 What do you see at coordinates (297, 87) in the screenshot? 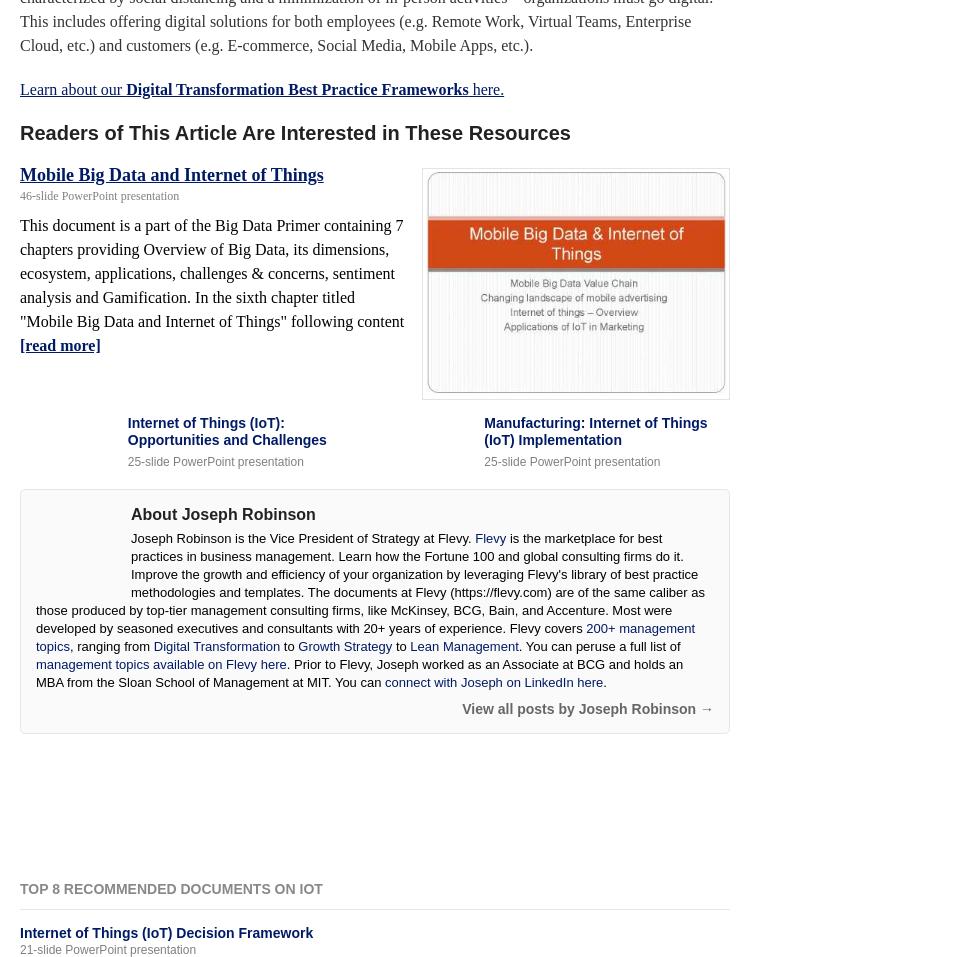
I see `'Digital Transformation Best Practice Frameworks'` at bounding box center [297, 87].